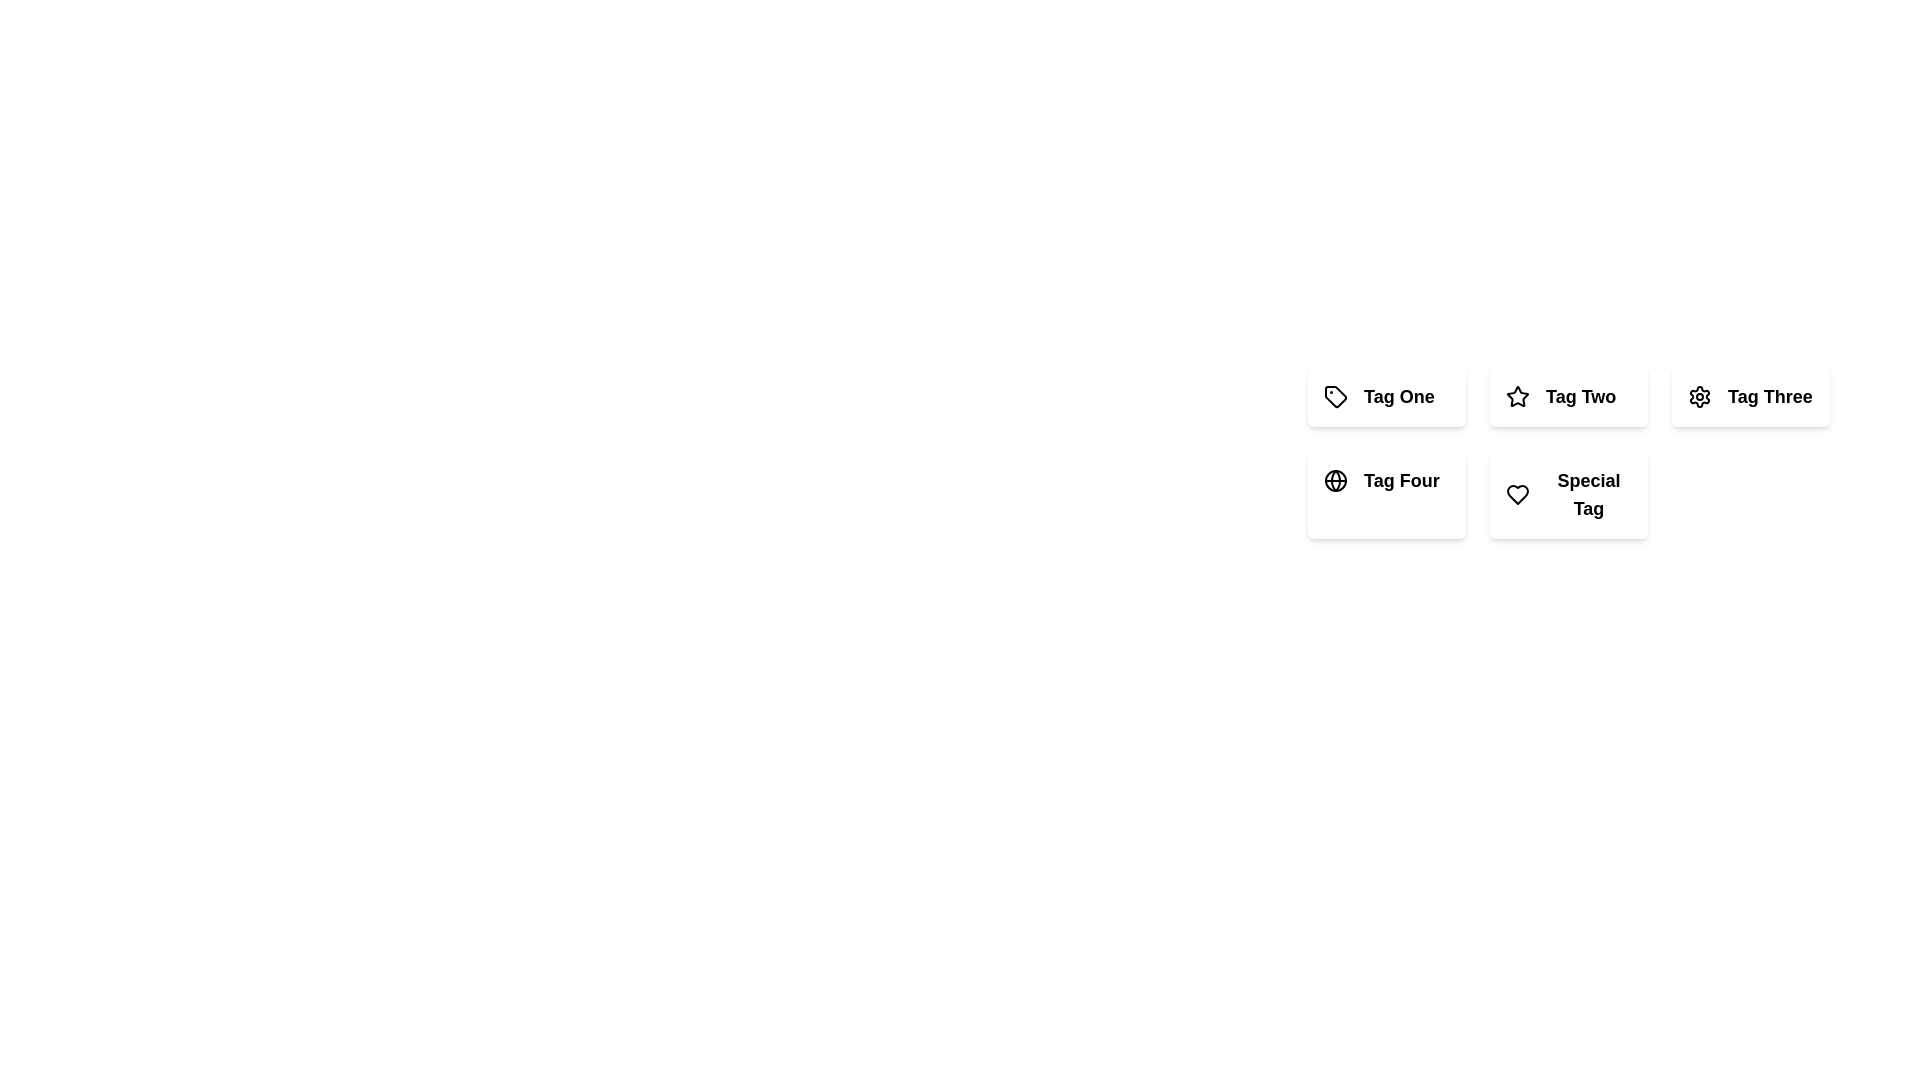 This screenshot has height=1080, width=1920. I want to click on the gear-shaped icon, which is the third item from the left in the top row of a grid layout, indicative of settings functionalities, so click(1698, 397).